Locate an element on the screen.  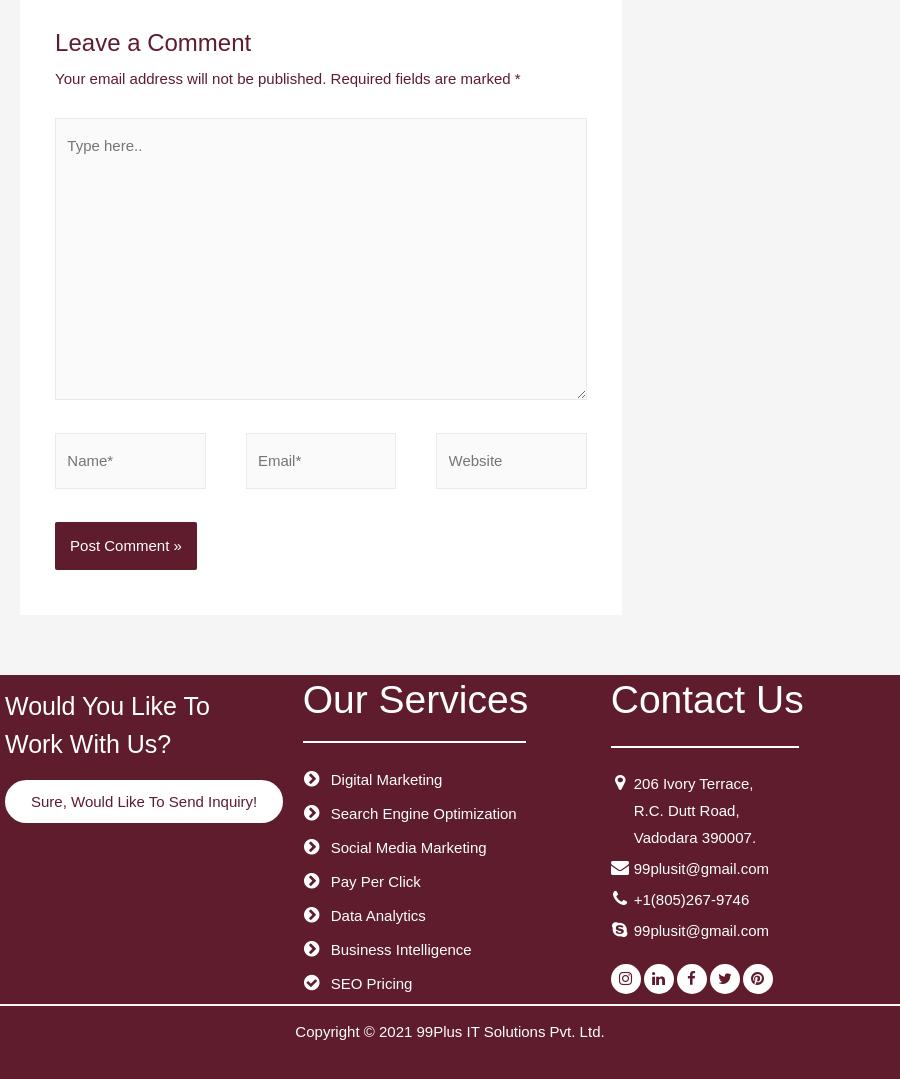
'Would You Like To' is located at coordinates (4, 705).